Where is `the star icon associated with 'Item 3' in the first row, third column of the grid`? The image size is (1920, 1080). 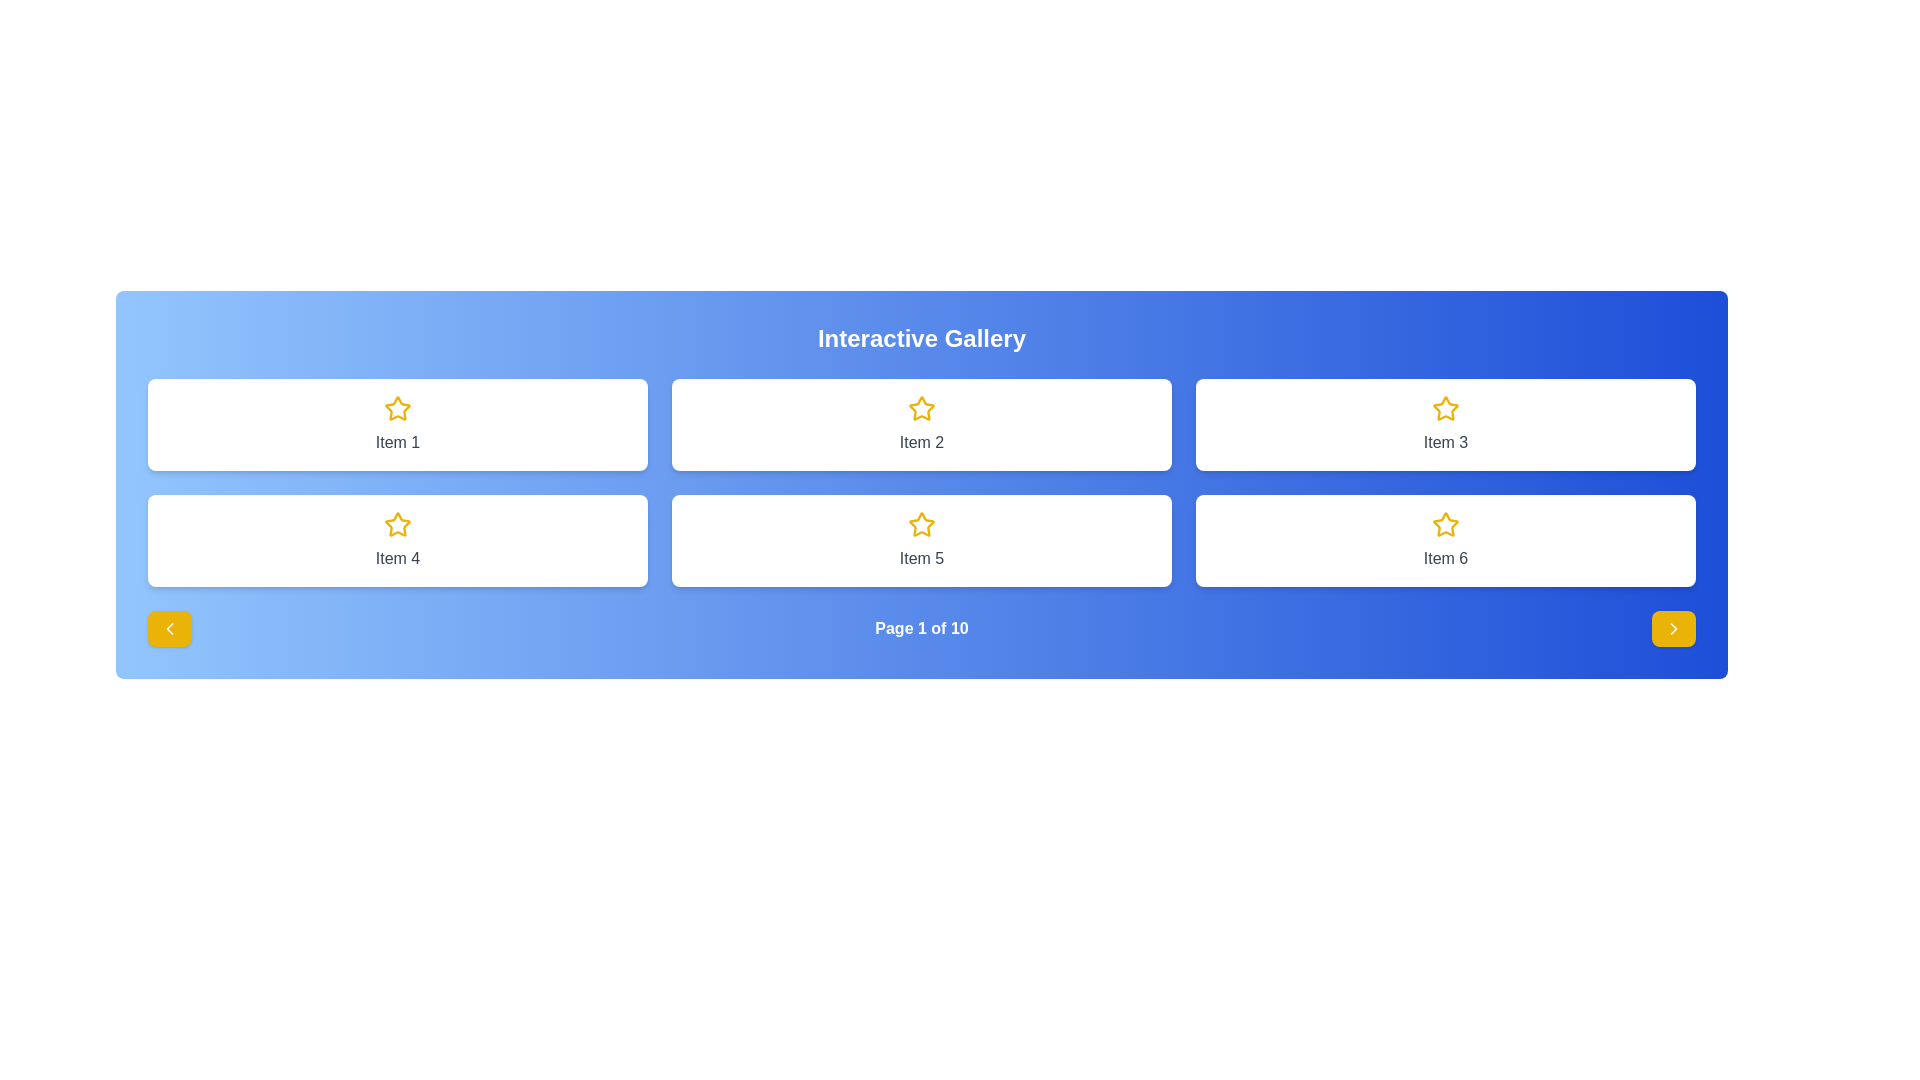
the star icon associated with 'Item 3' in the first row, third column of the grid is located at coordinates (1445, 407).